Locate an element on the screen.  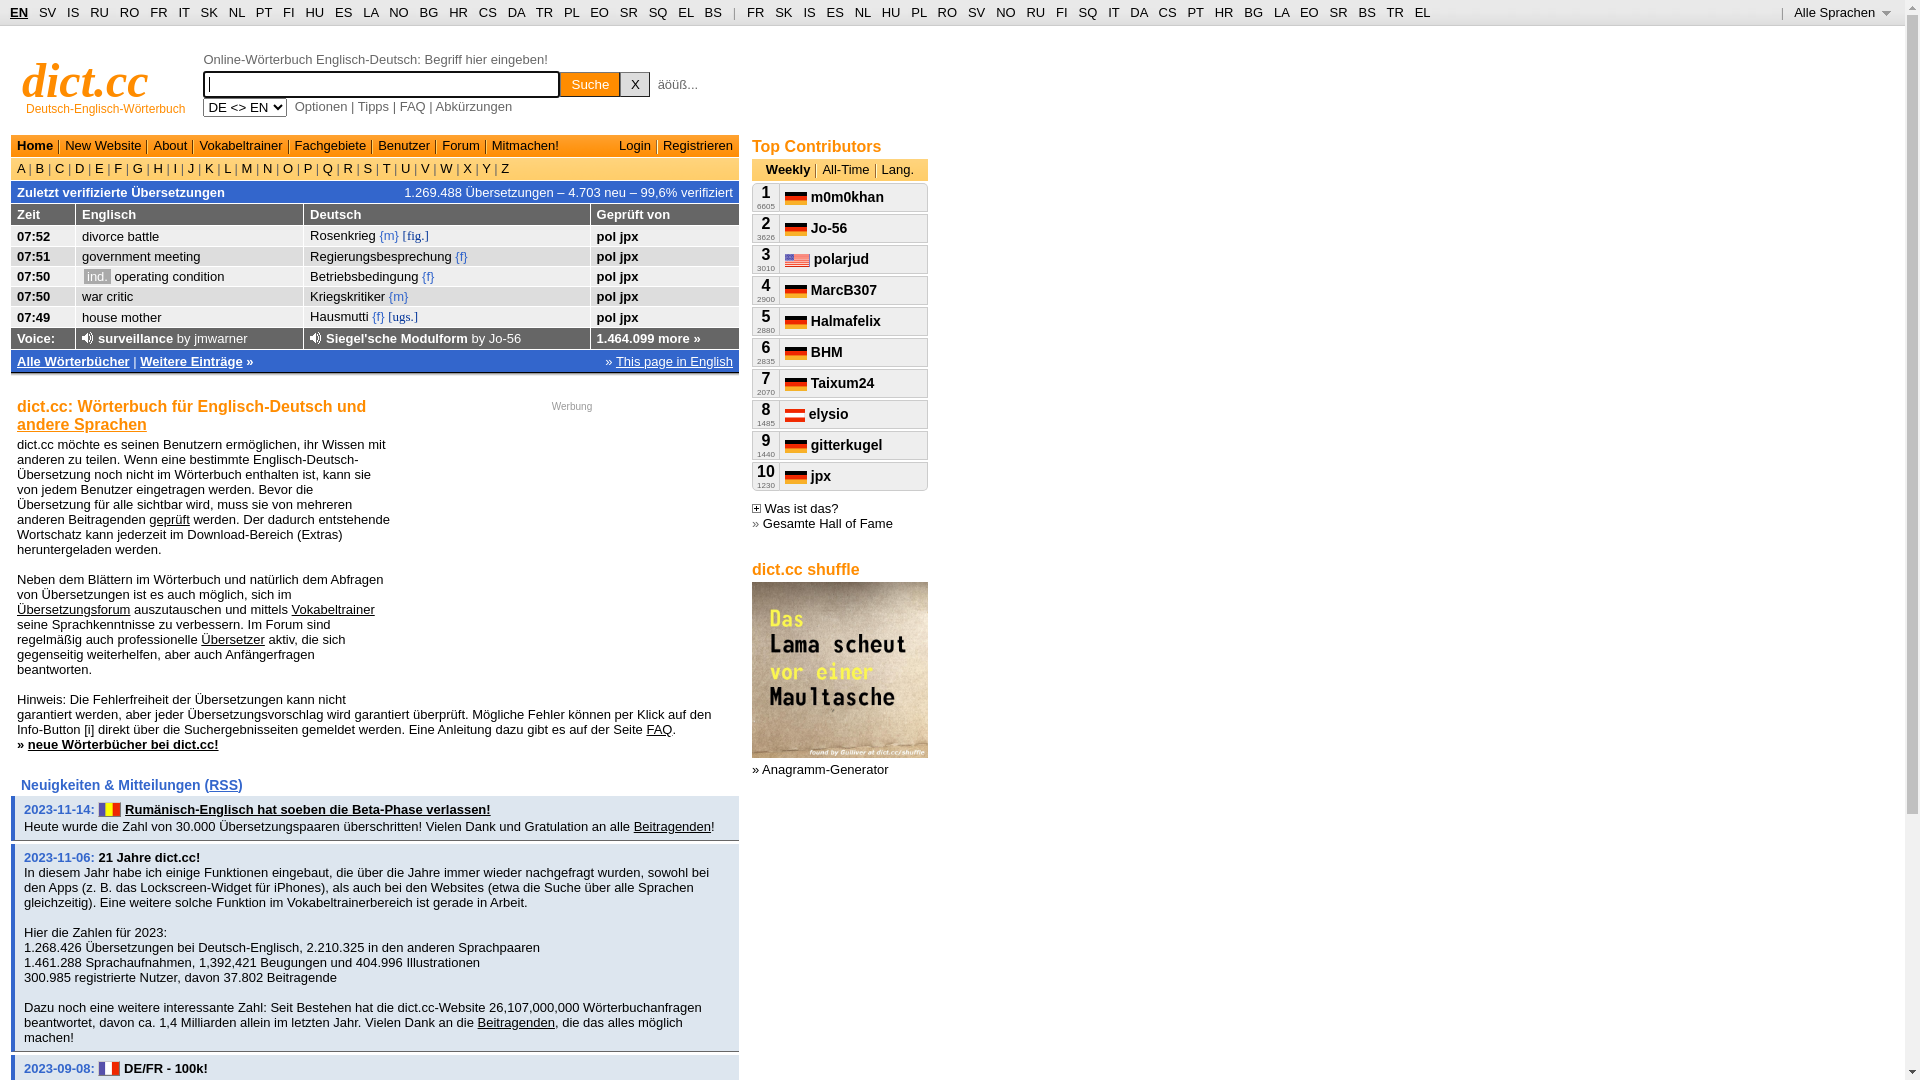
'PT' is located at coordinates (263, 12).